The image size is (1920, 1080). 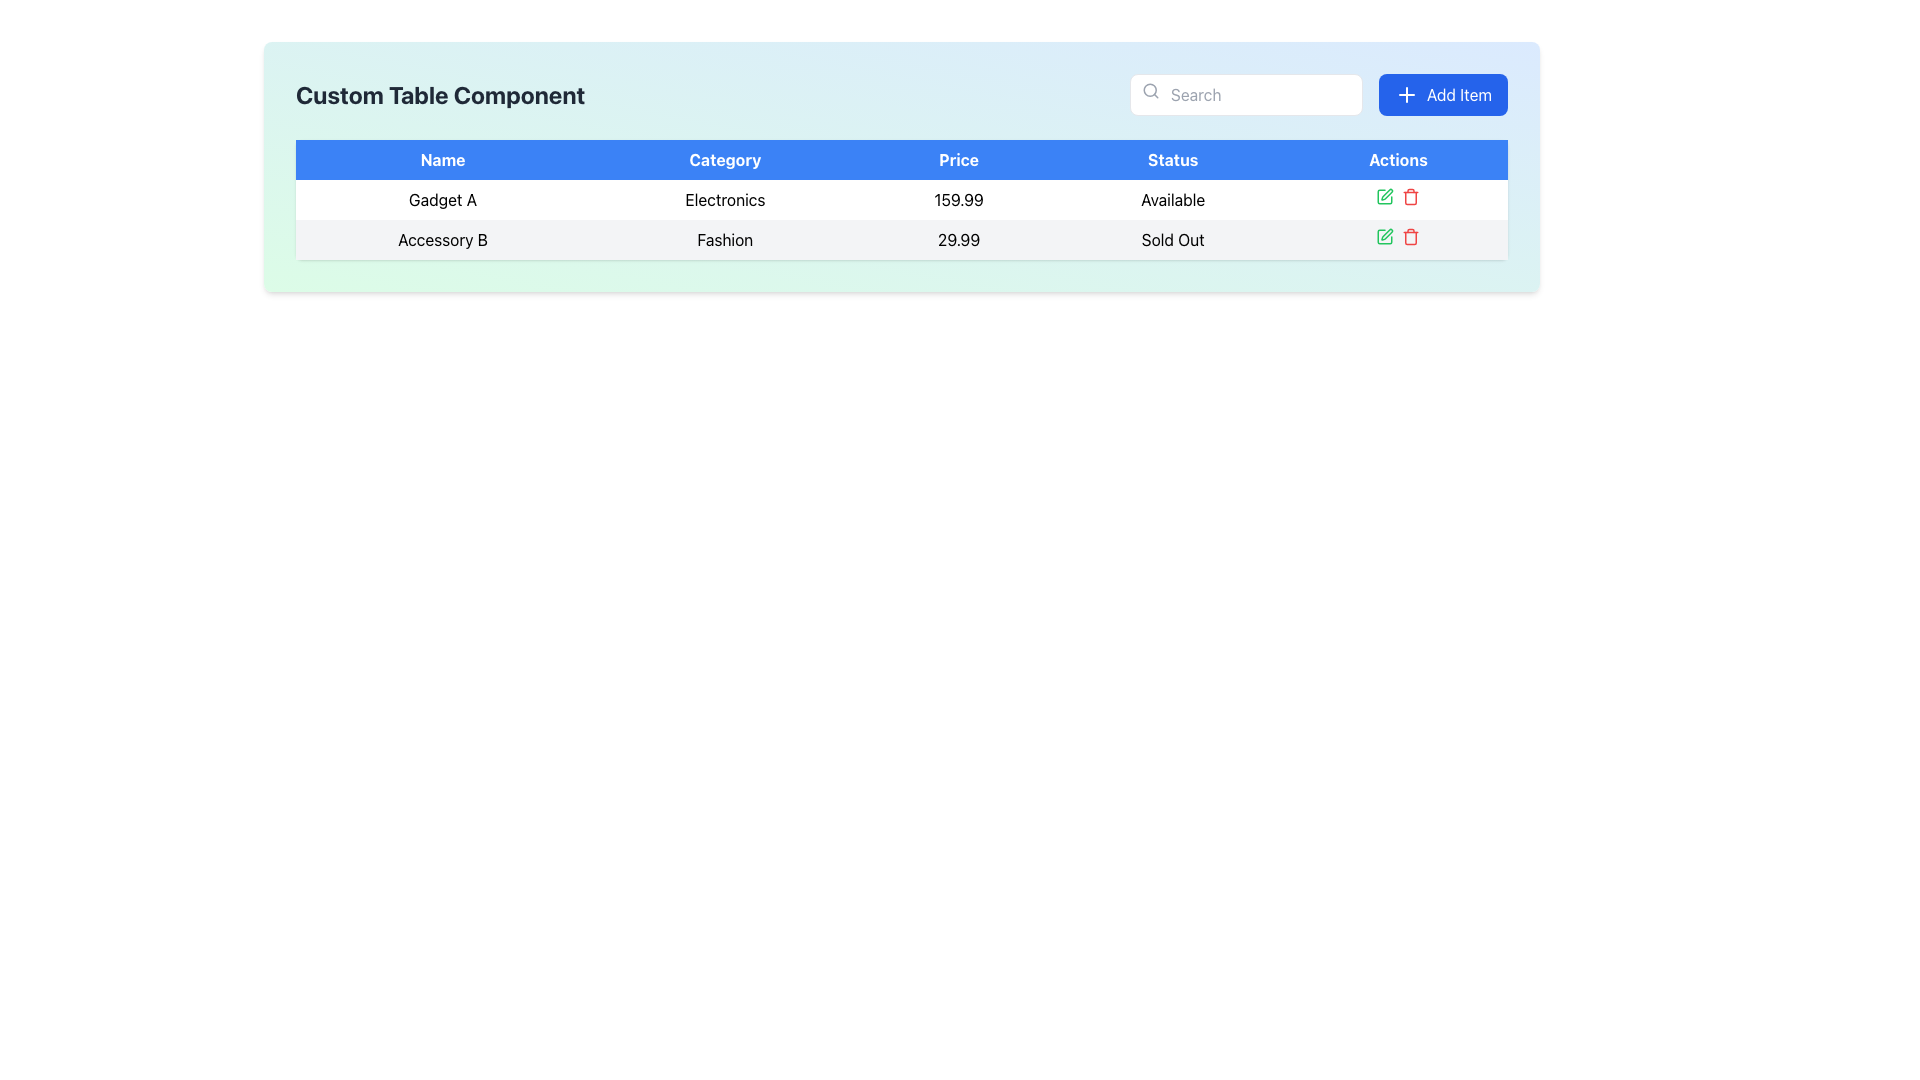 I want to click on the delete button located in the Actions column of the table next to the green icon for the second row labeled 'Accessory B', so click(x=1410, y=235).